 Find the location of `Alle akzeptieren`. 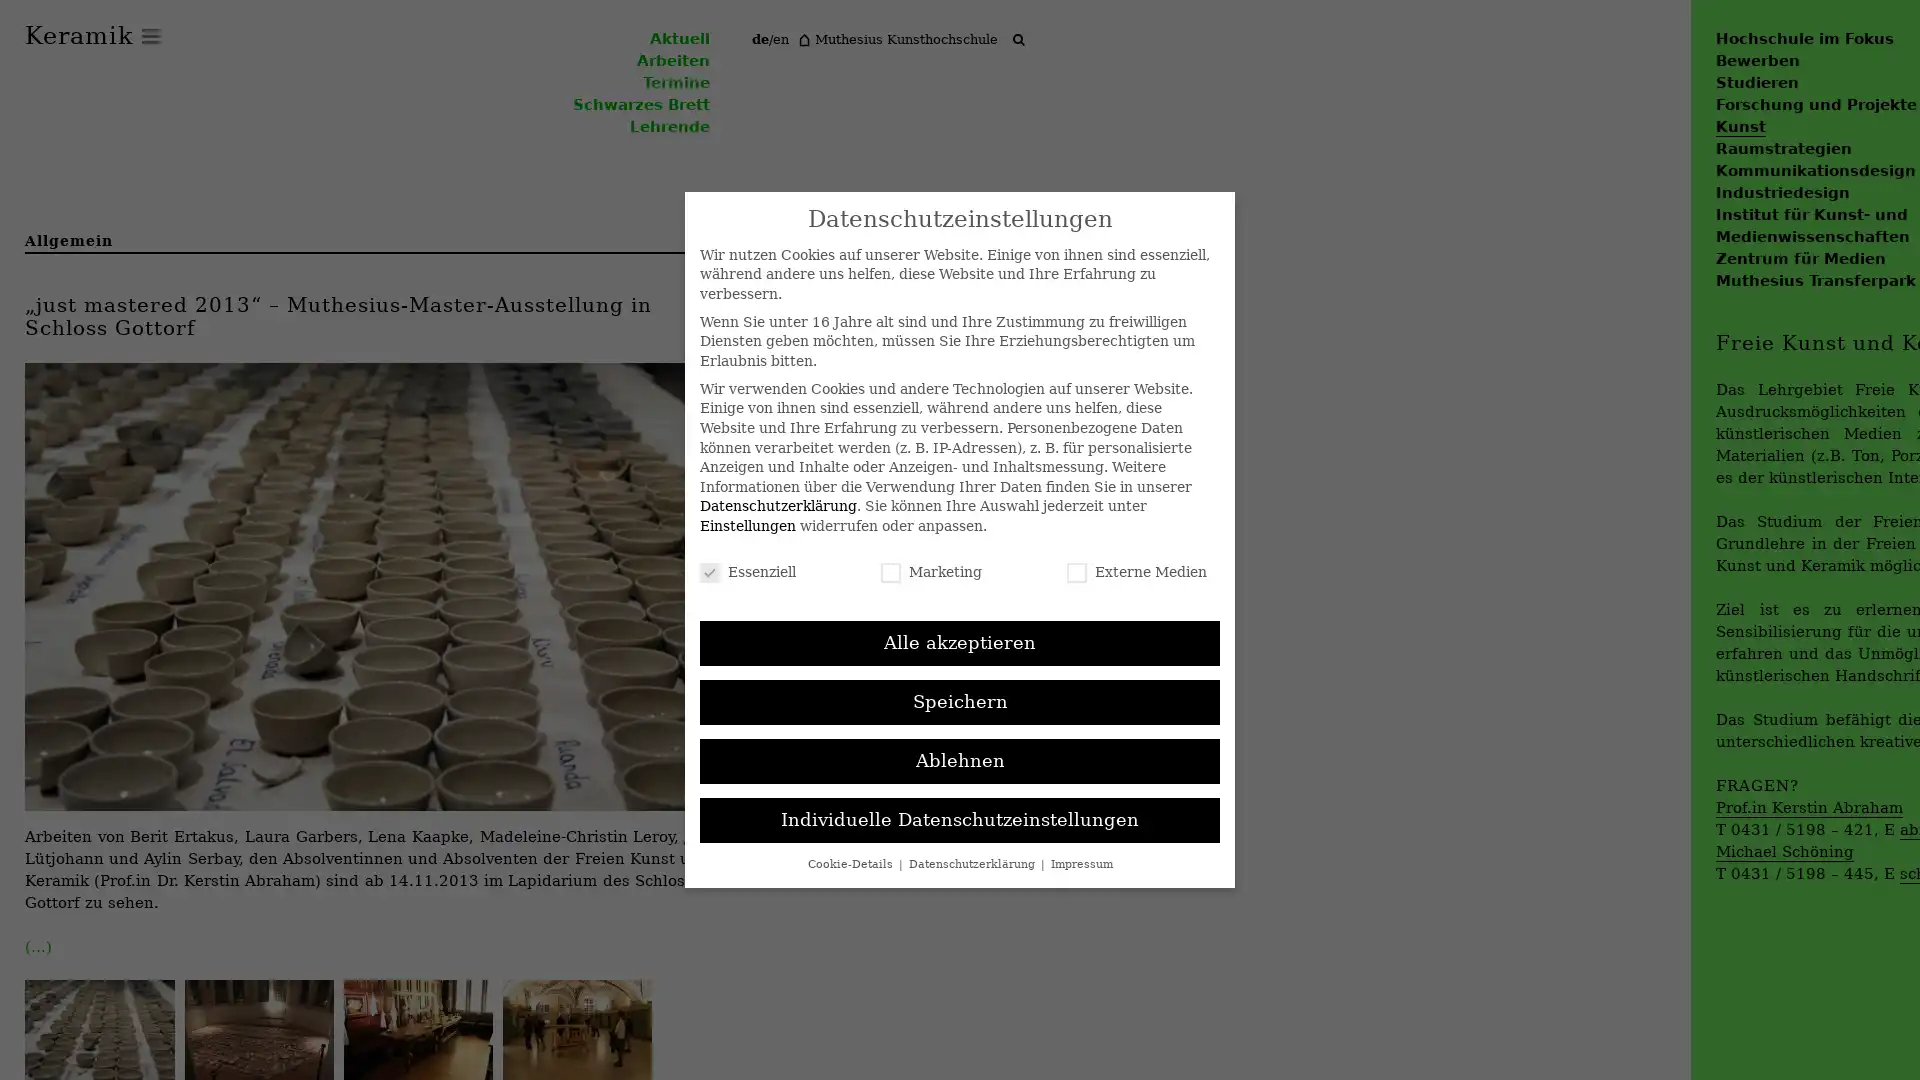

Alle akzeptieren is located at coordinates (960, 643).